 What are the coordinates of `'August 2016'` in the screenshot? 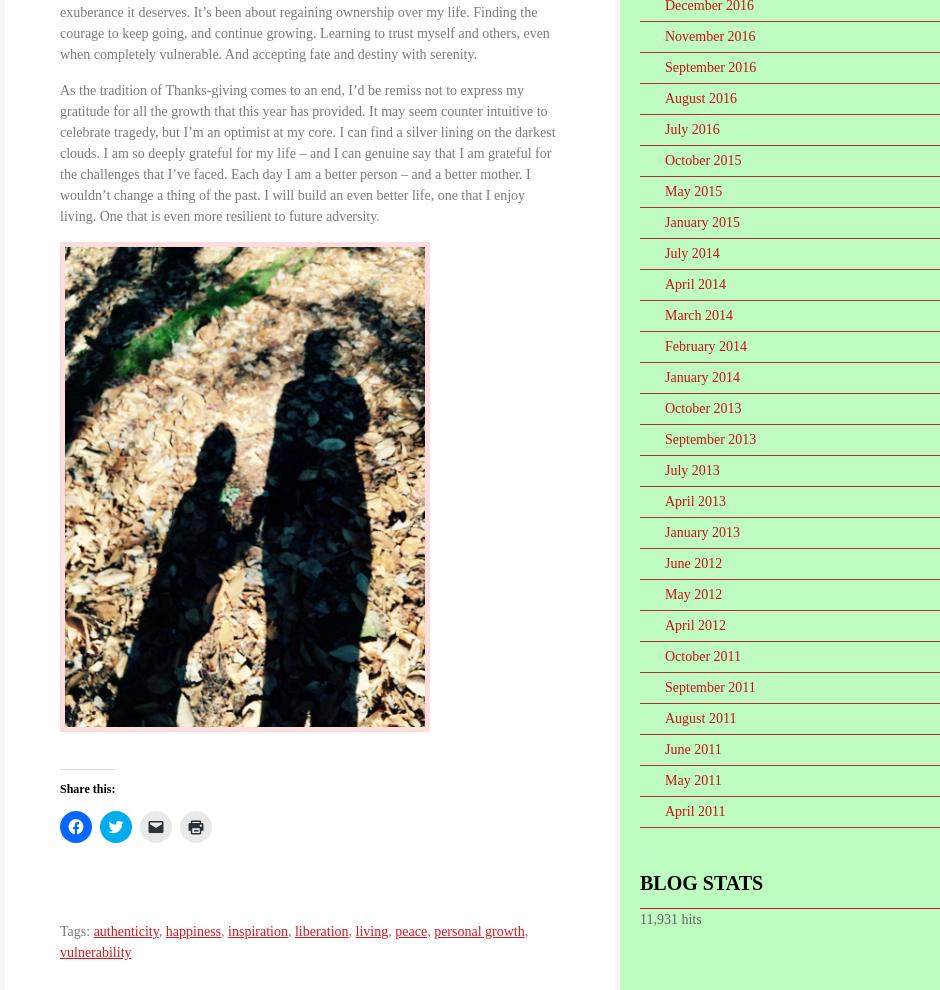 It's located at (699, 98).